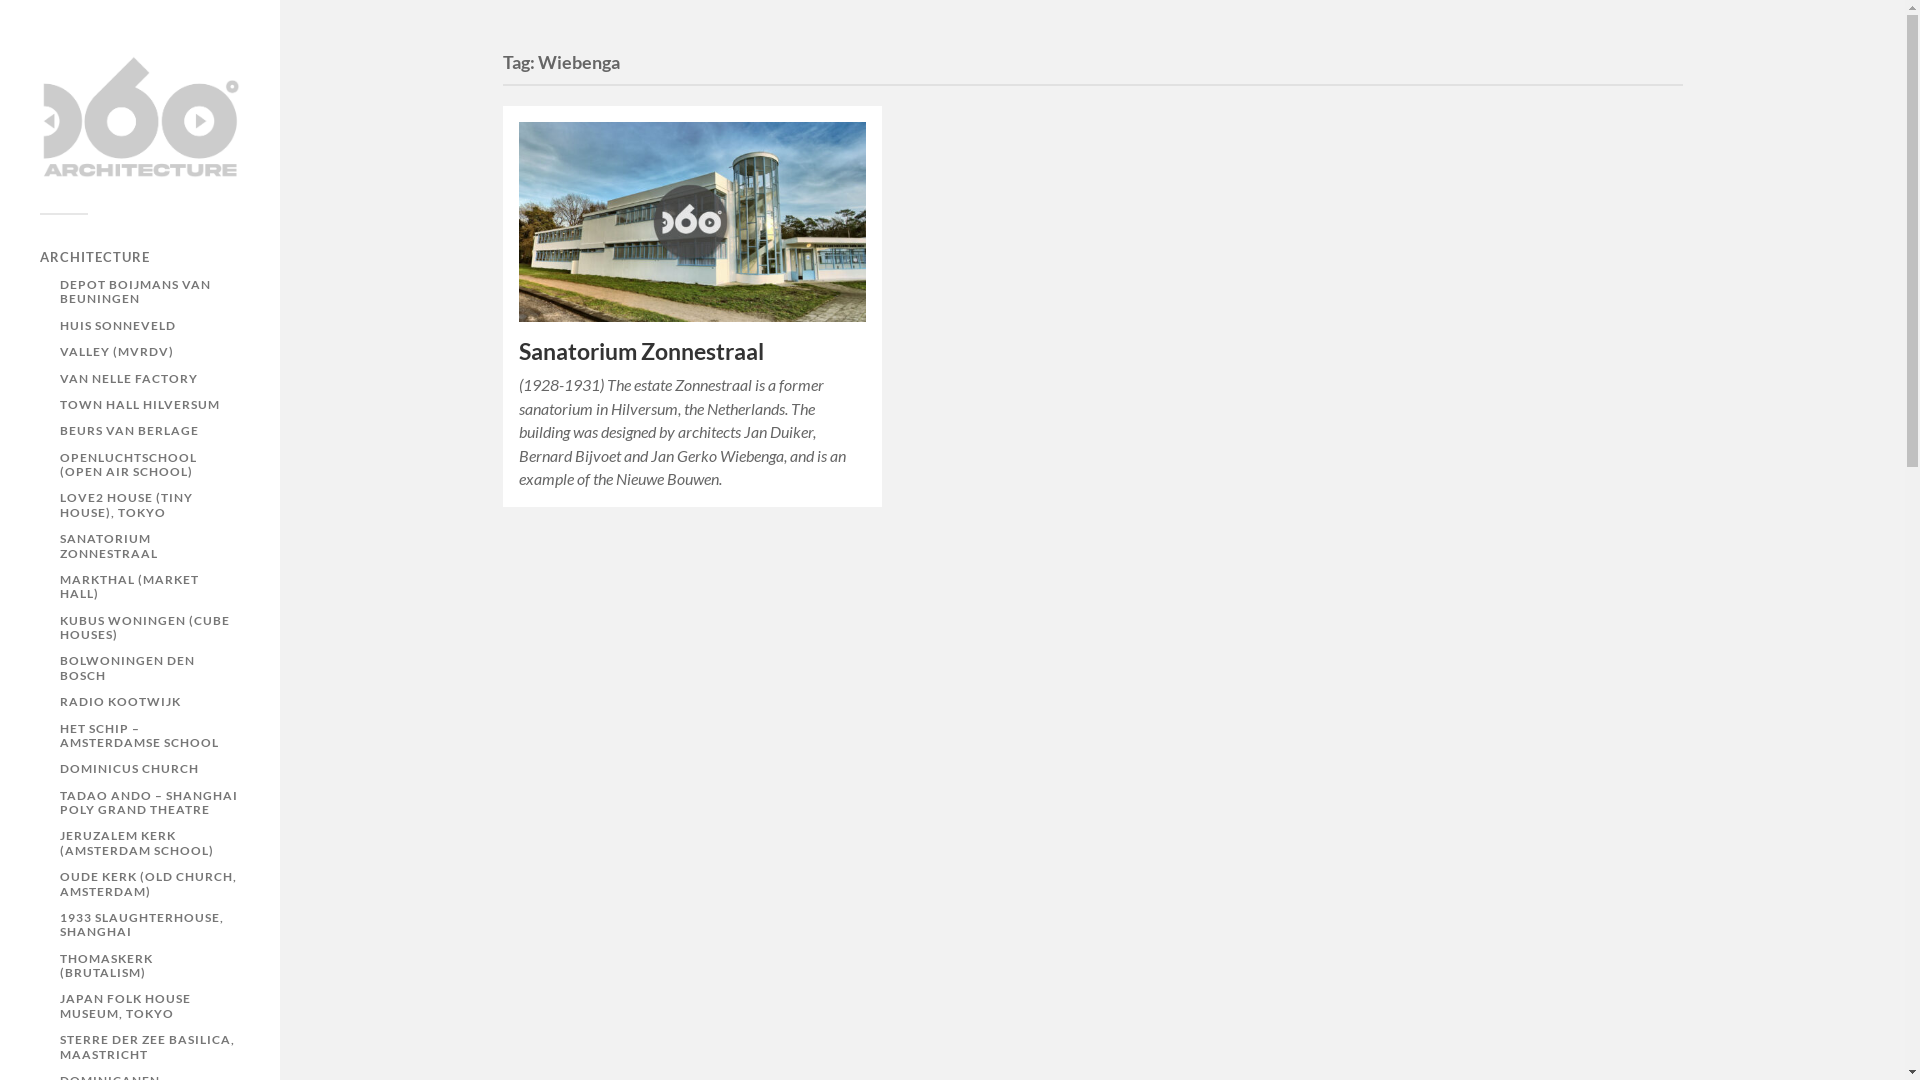  Describe the element at coordinates (128, 585) in the screenshot. I see `'MARKTHAL (MARKET HALL)'` at that location.